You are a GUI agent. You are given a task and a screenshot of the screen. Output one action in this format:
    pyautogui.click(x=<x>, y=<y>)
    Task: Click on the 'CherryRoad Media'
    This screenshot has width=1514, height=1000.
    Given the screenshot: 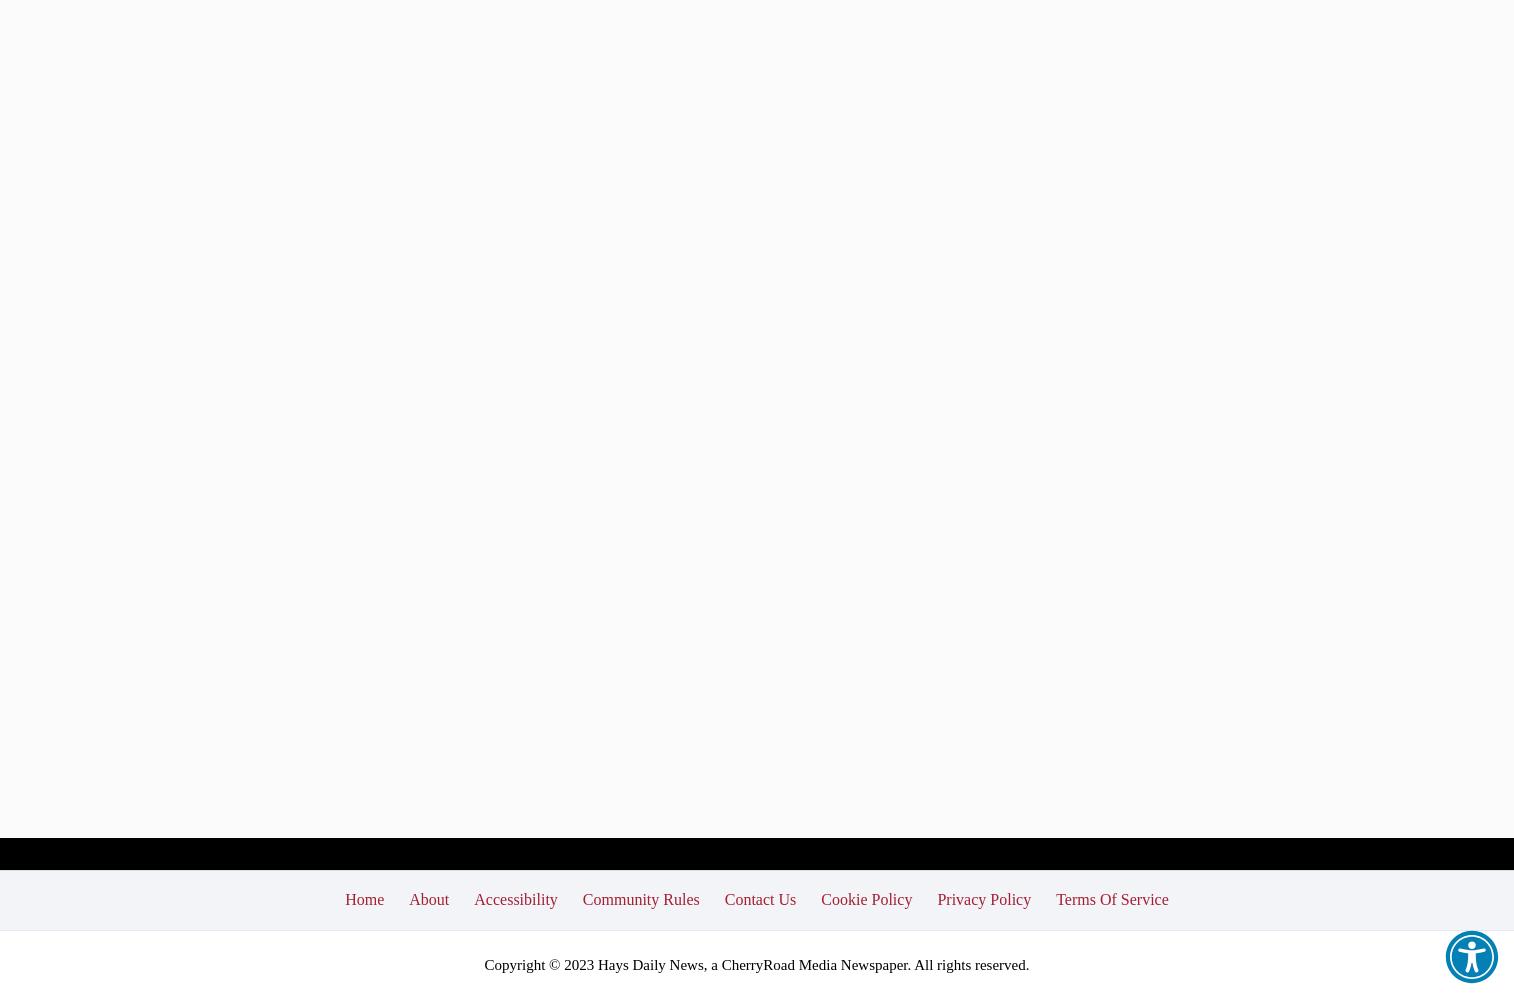 What is the action you would take?
    pyautogui.click(x=777, y=963)
    